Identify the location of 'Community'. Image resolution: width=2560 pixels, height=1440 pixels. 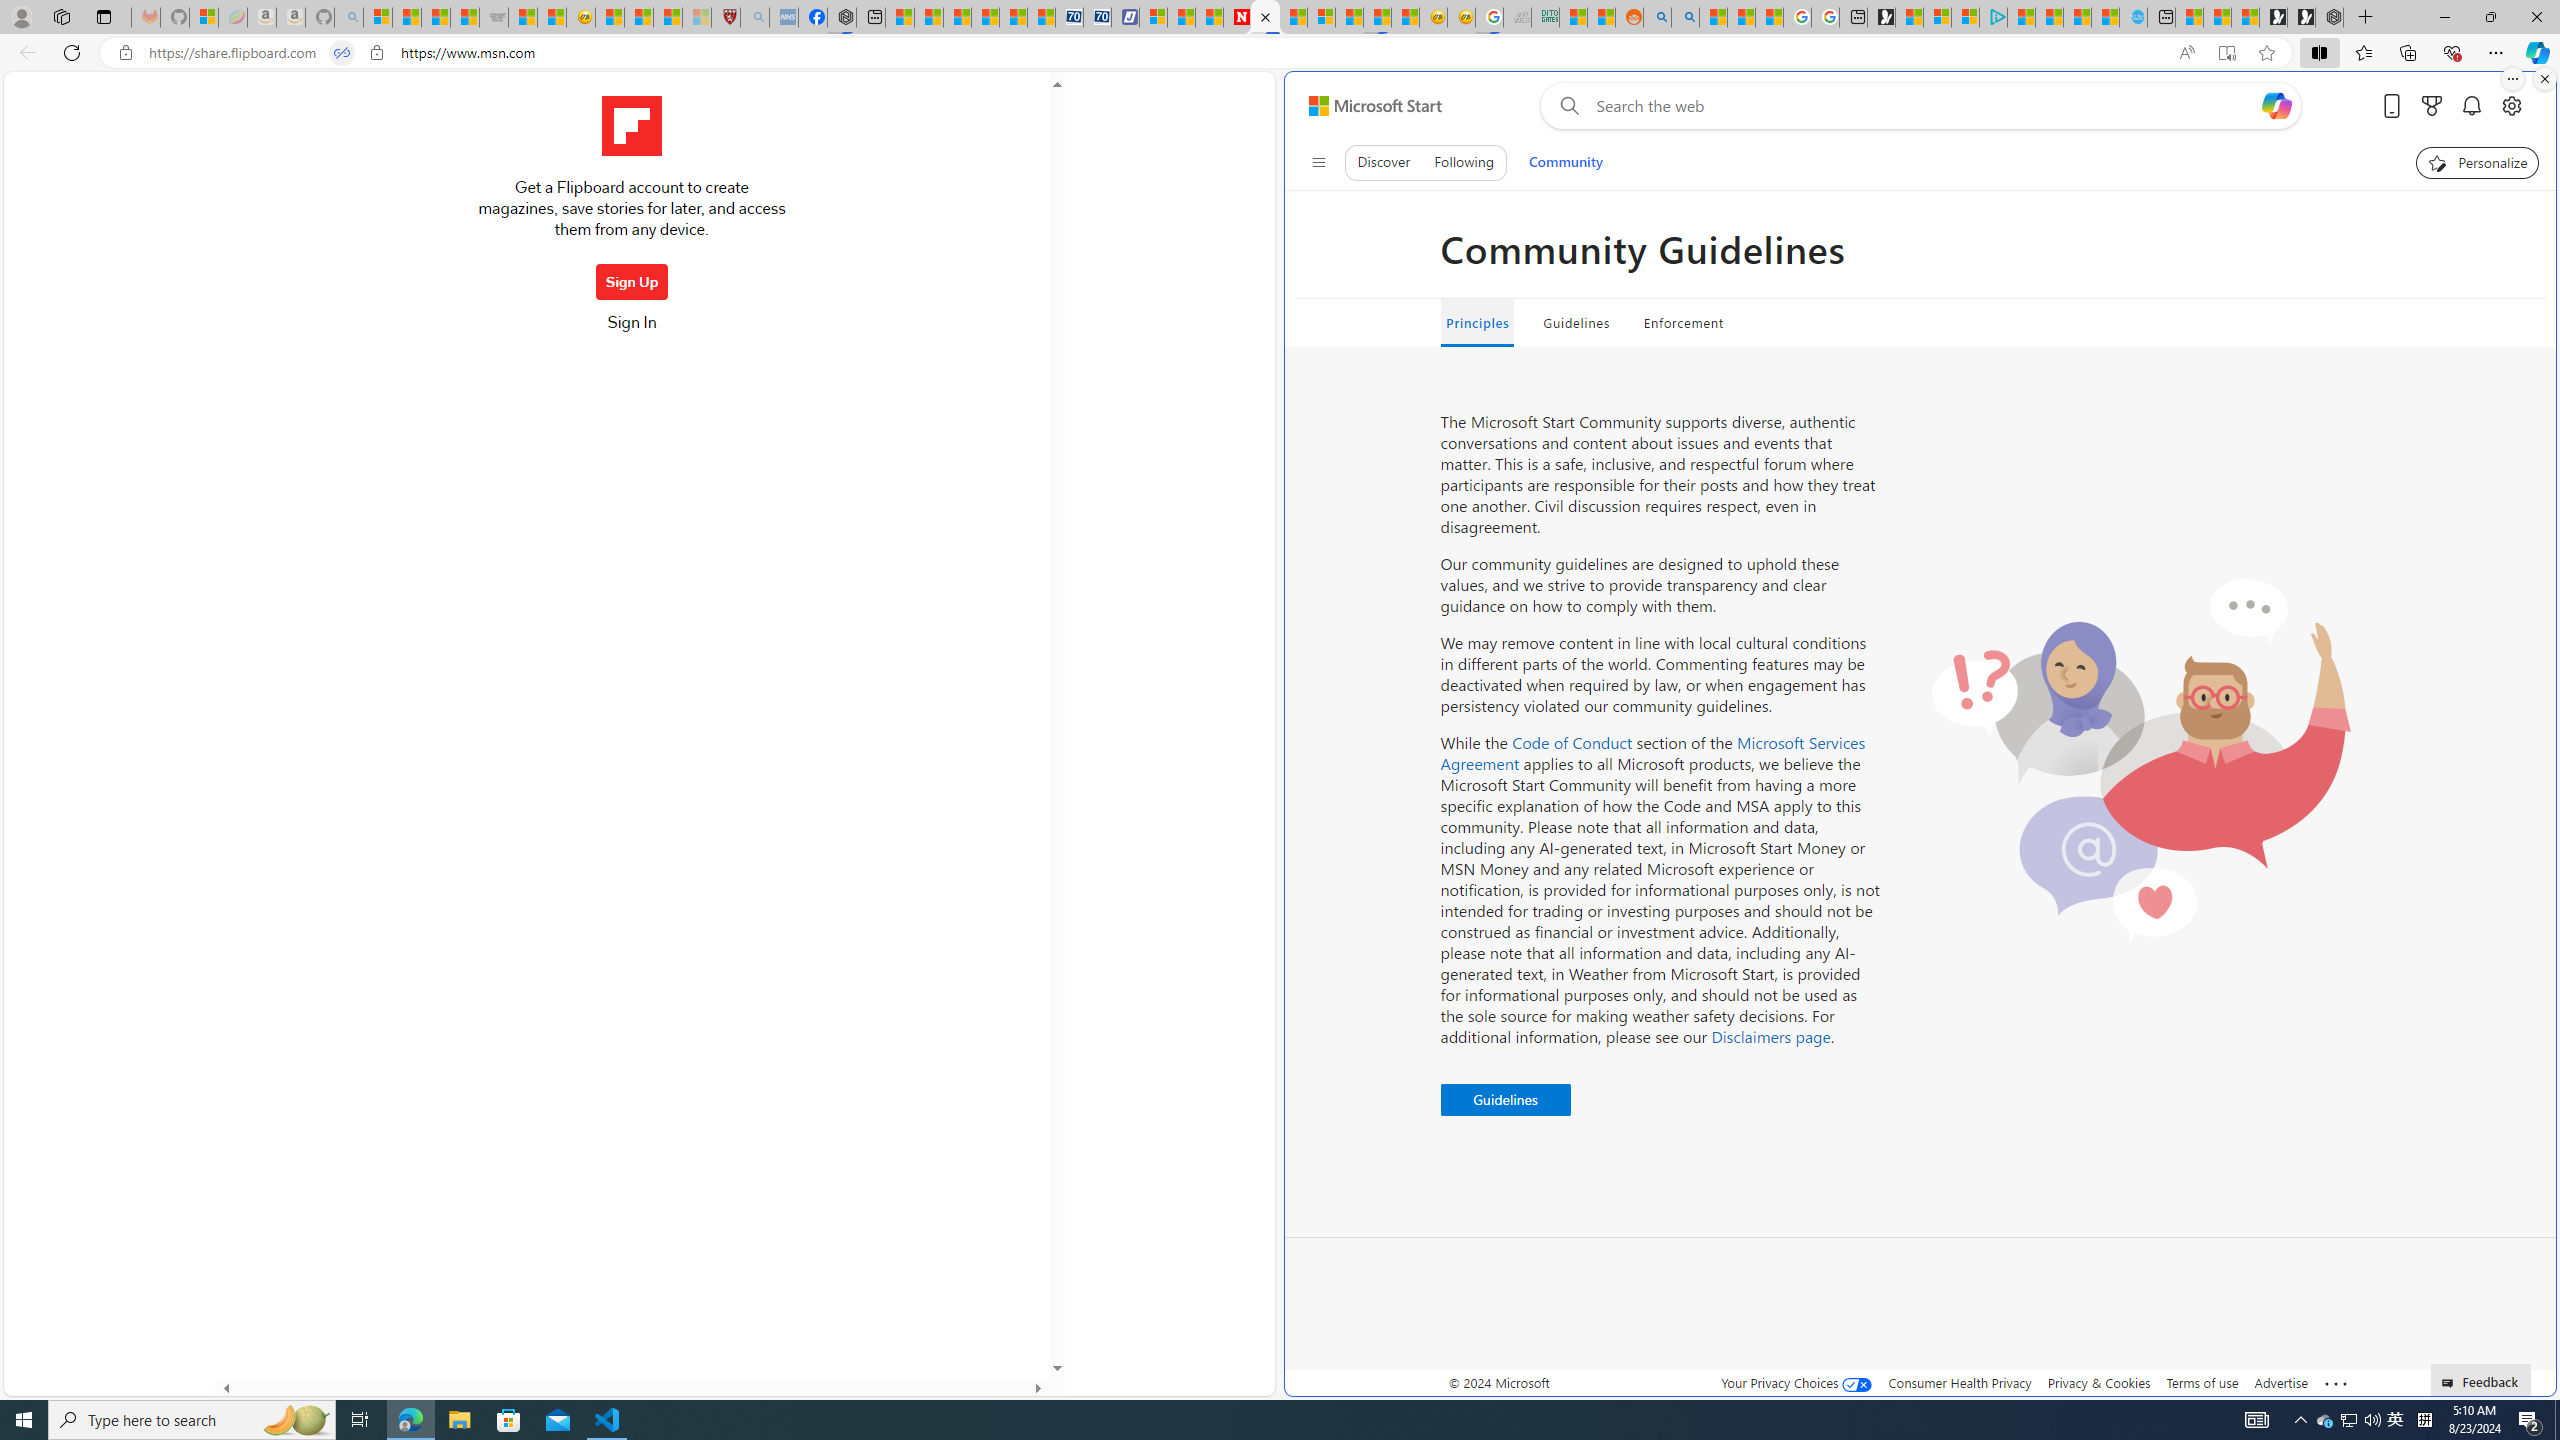
(1565, 161).